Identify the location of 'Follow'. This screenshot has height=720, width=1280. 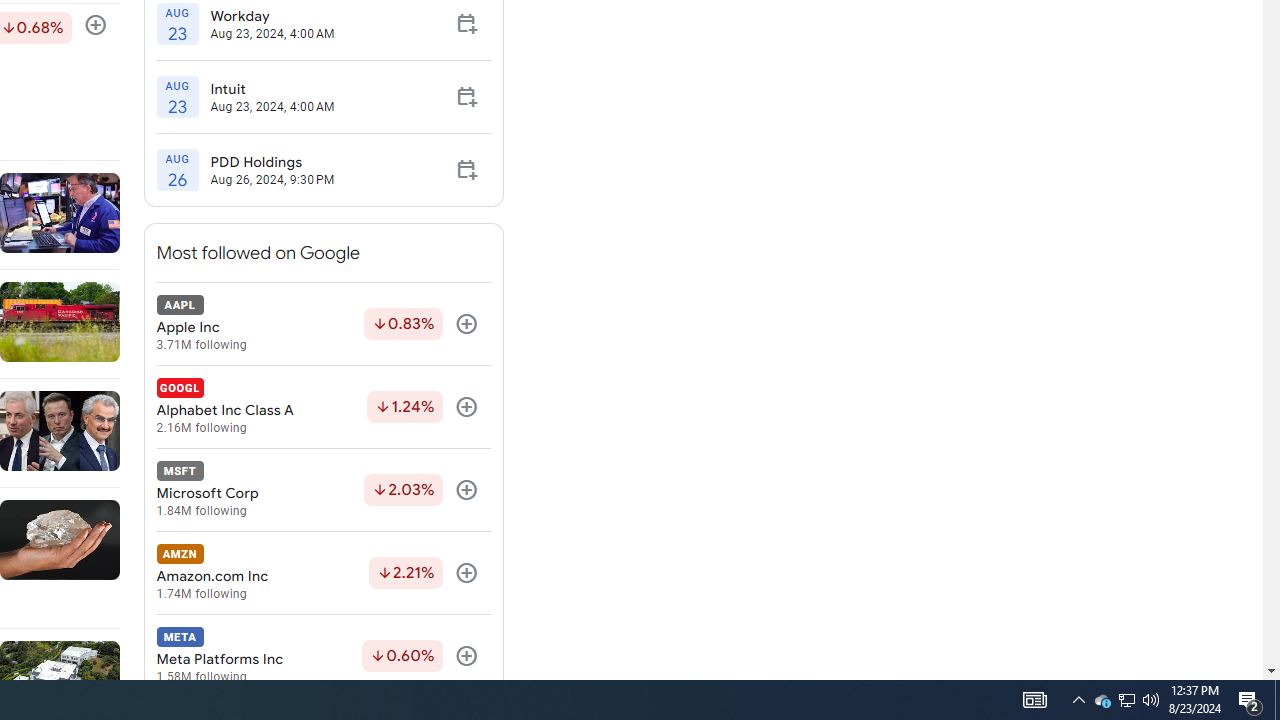
(465, 657).